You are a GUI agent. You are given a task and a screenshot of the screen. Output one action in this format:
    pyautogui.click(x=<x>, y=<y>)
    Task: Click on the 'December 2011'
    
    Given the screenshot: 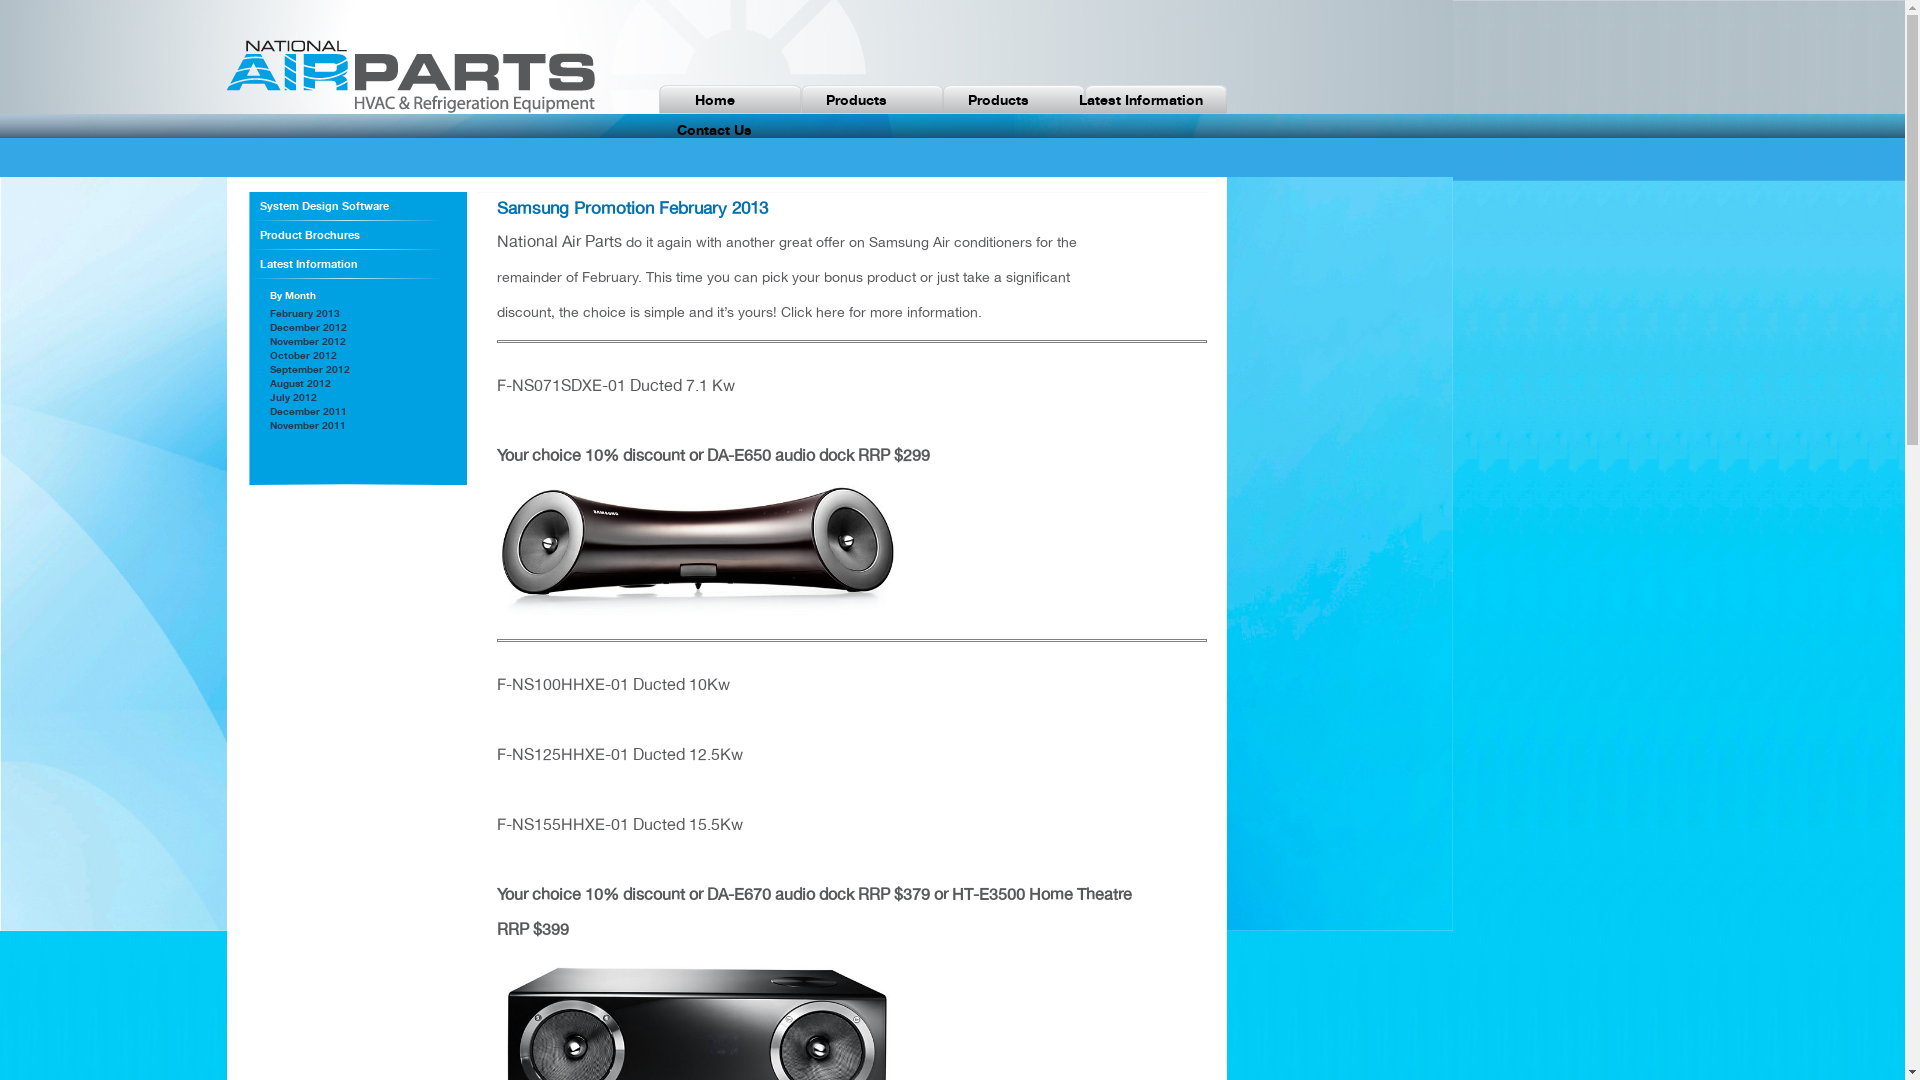 What is the action you would take?
    pyautogui.click(x=307, y=410)
    